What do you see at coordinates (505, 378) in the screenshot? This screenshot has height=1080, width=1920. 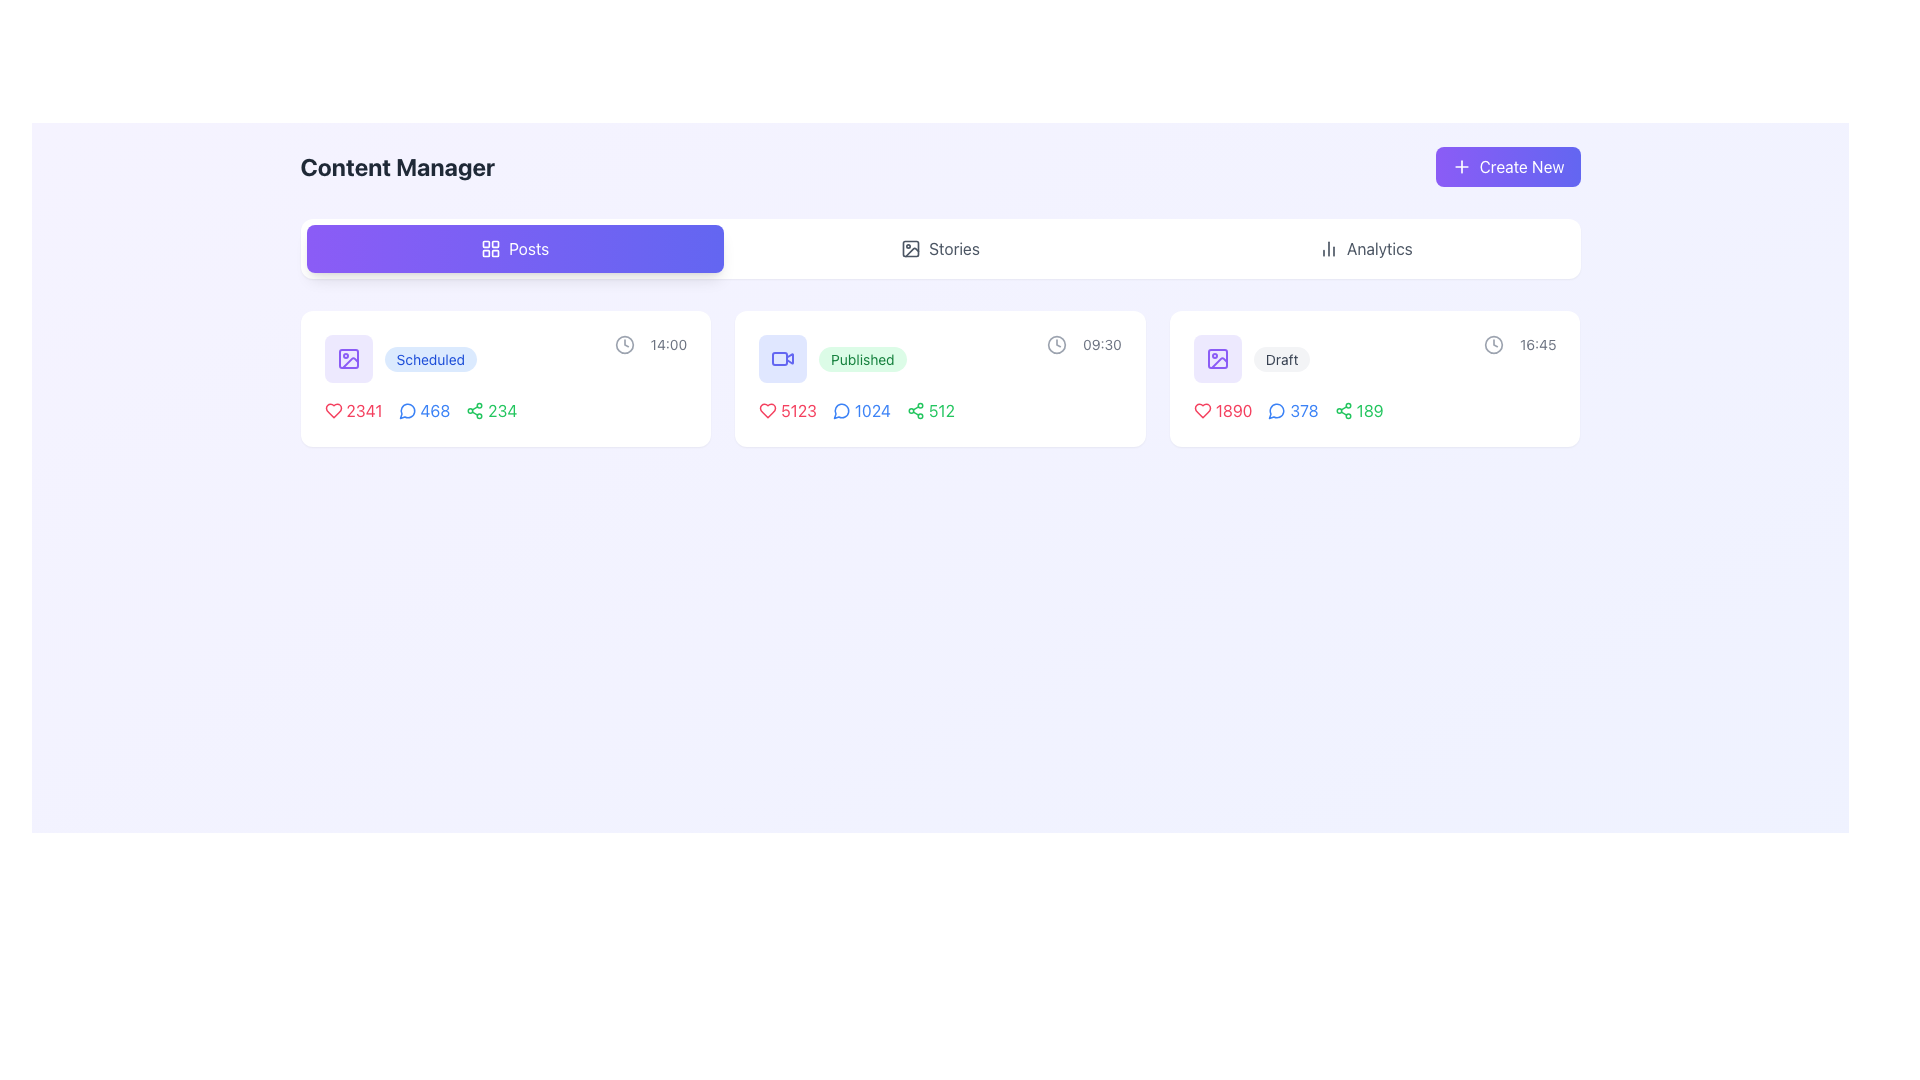 I see `the Information Card, which is the first card in the grid structure showing scheduled post details` at bounding box center [505, 378].